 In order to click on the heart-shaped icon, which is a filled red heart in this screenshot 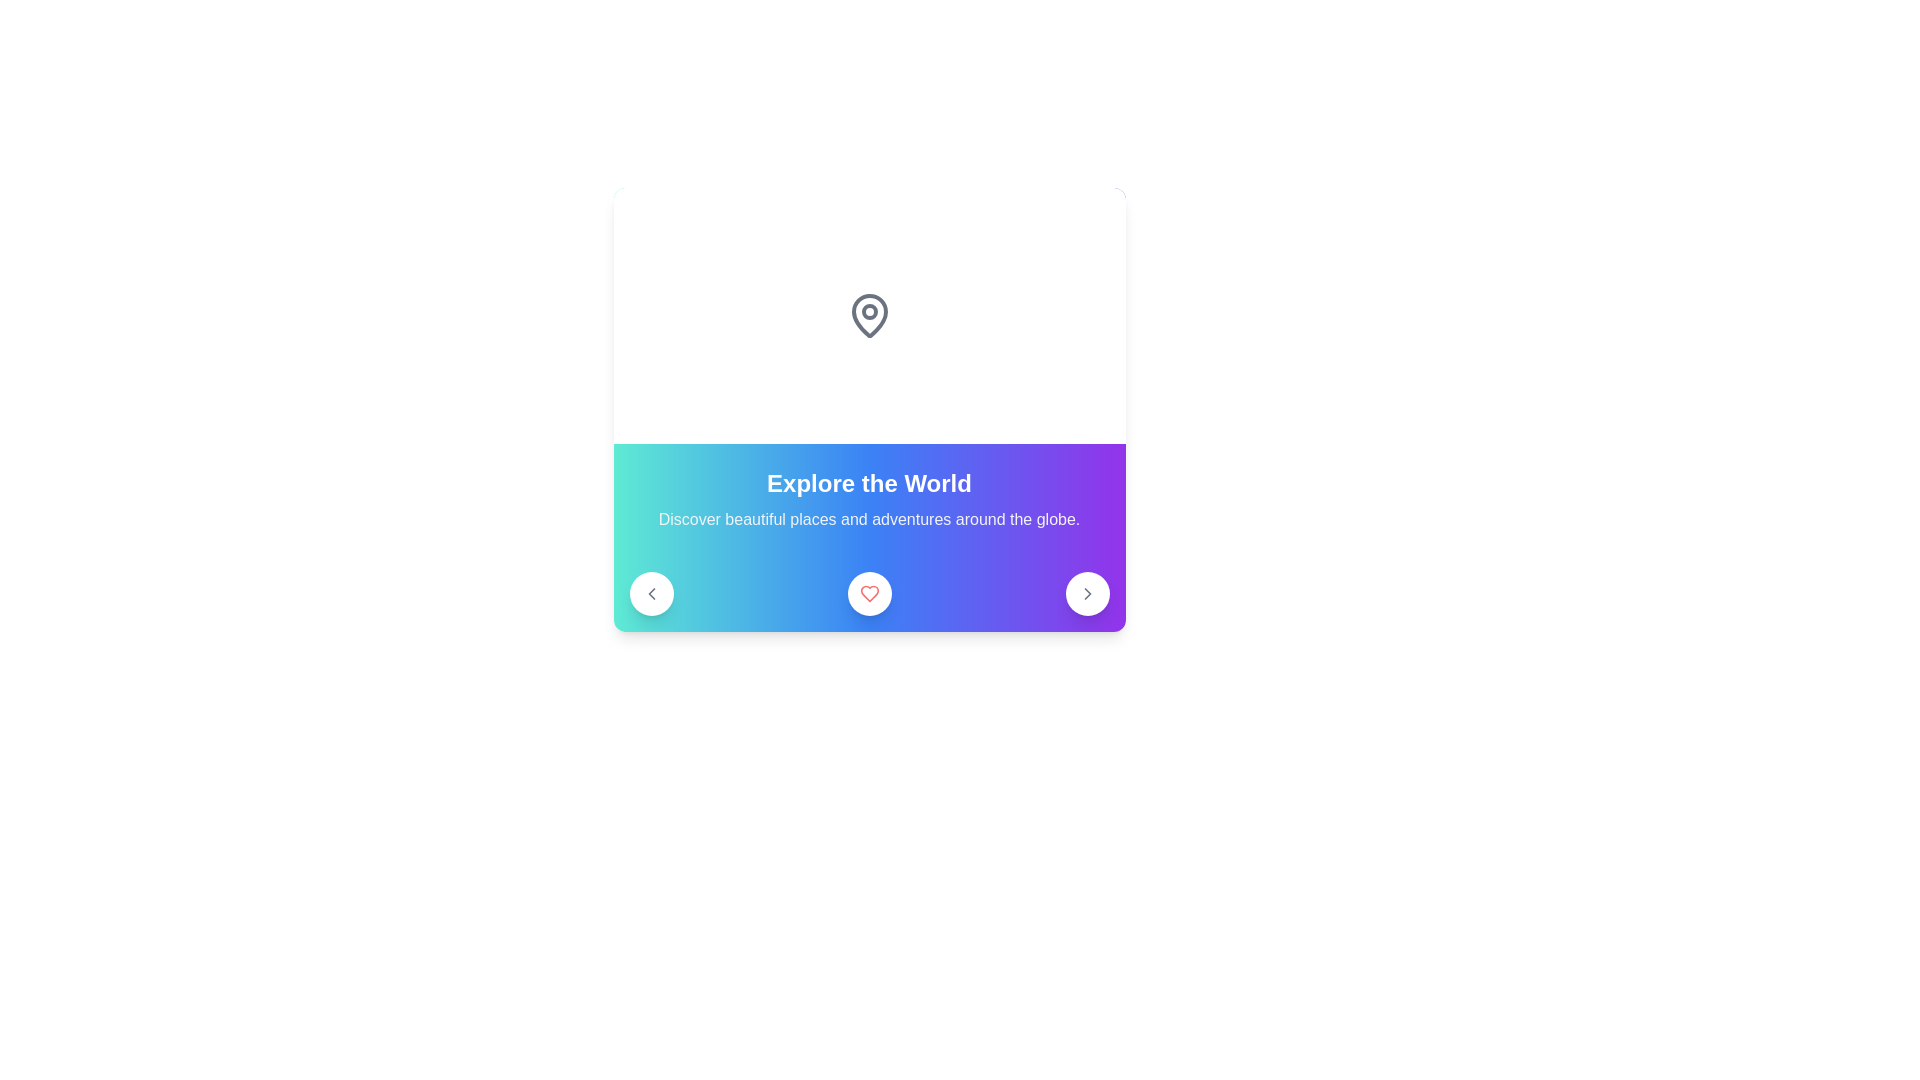, I will do `click(869, 593)`.